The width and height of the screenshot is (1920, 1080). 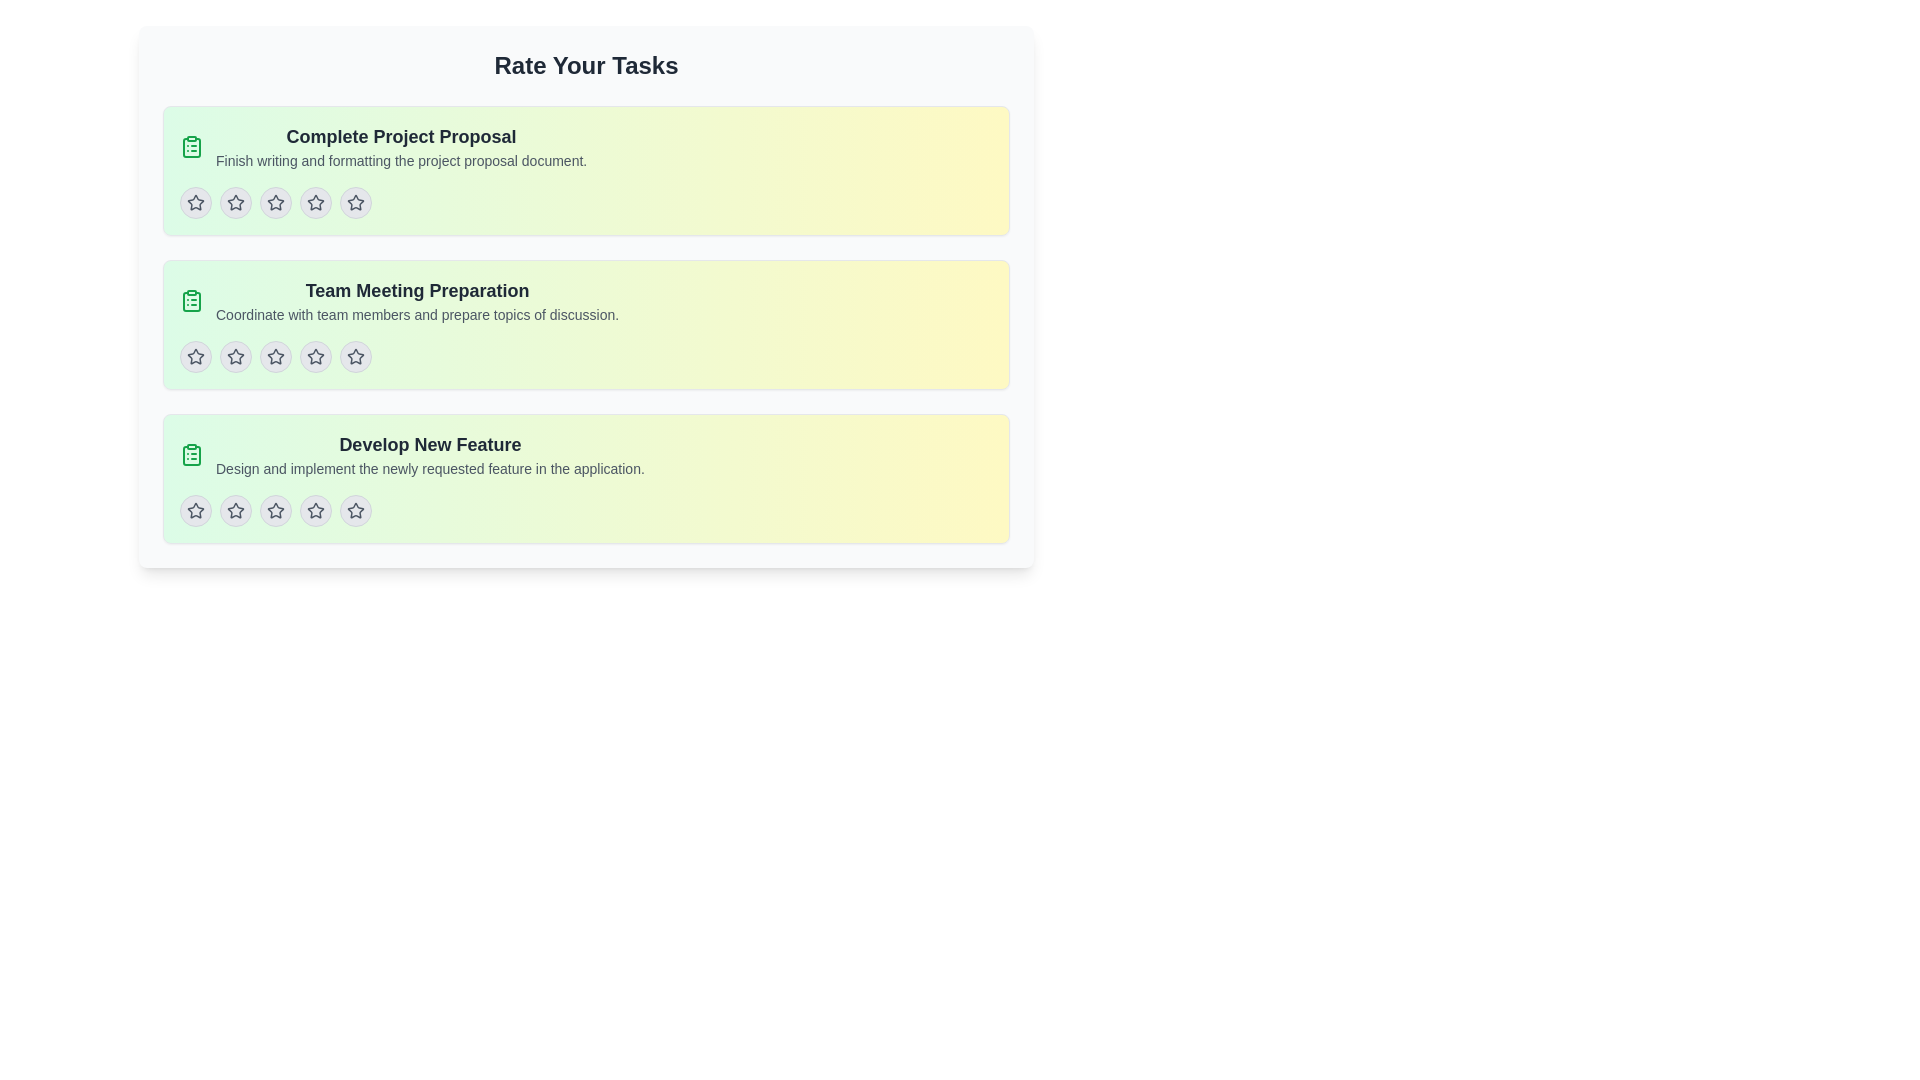 What do you see at coordinates (235, 509) in the screenshot?
I see `the second star button in the 'Develop New Feature' task section` at bounding box center [235, 509].